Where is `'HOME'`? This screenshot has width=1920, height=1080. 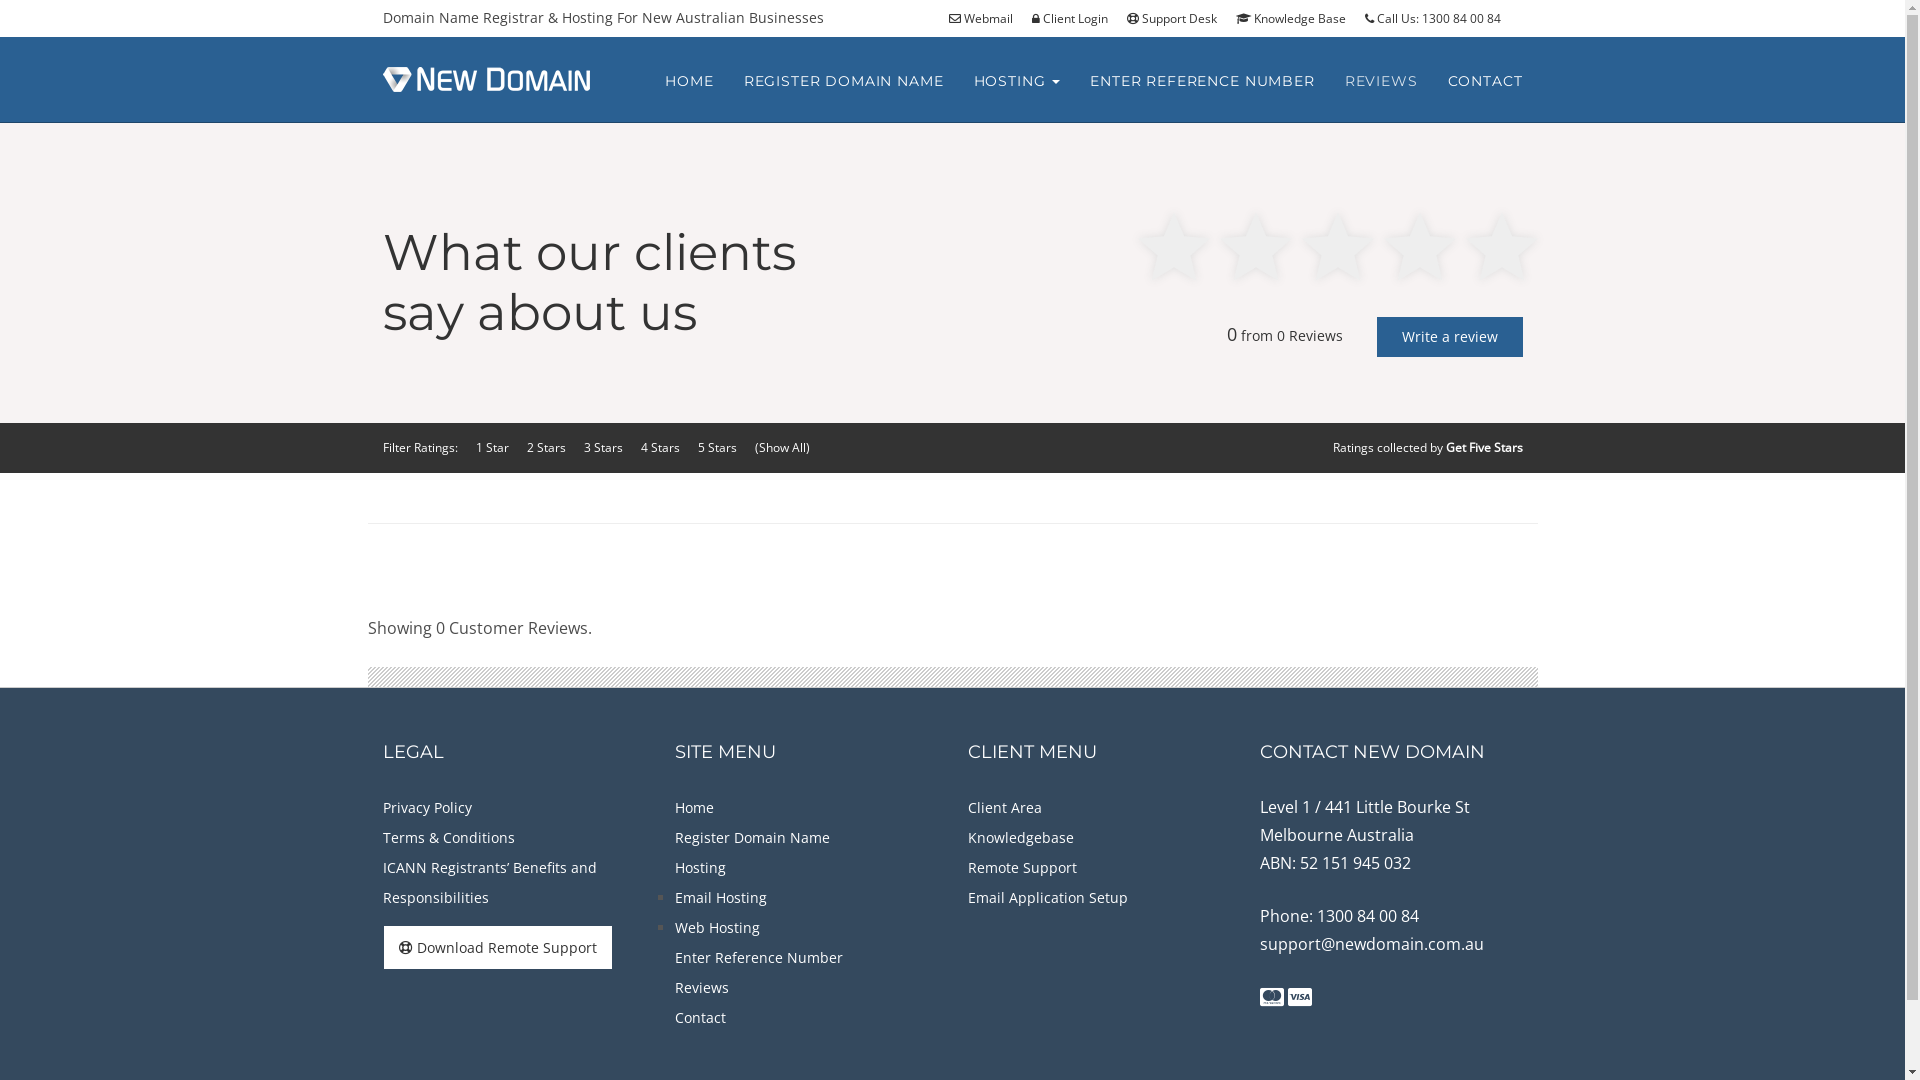
'HOME' is located at coordinates (689, 80).